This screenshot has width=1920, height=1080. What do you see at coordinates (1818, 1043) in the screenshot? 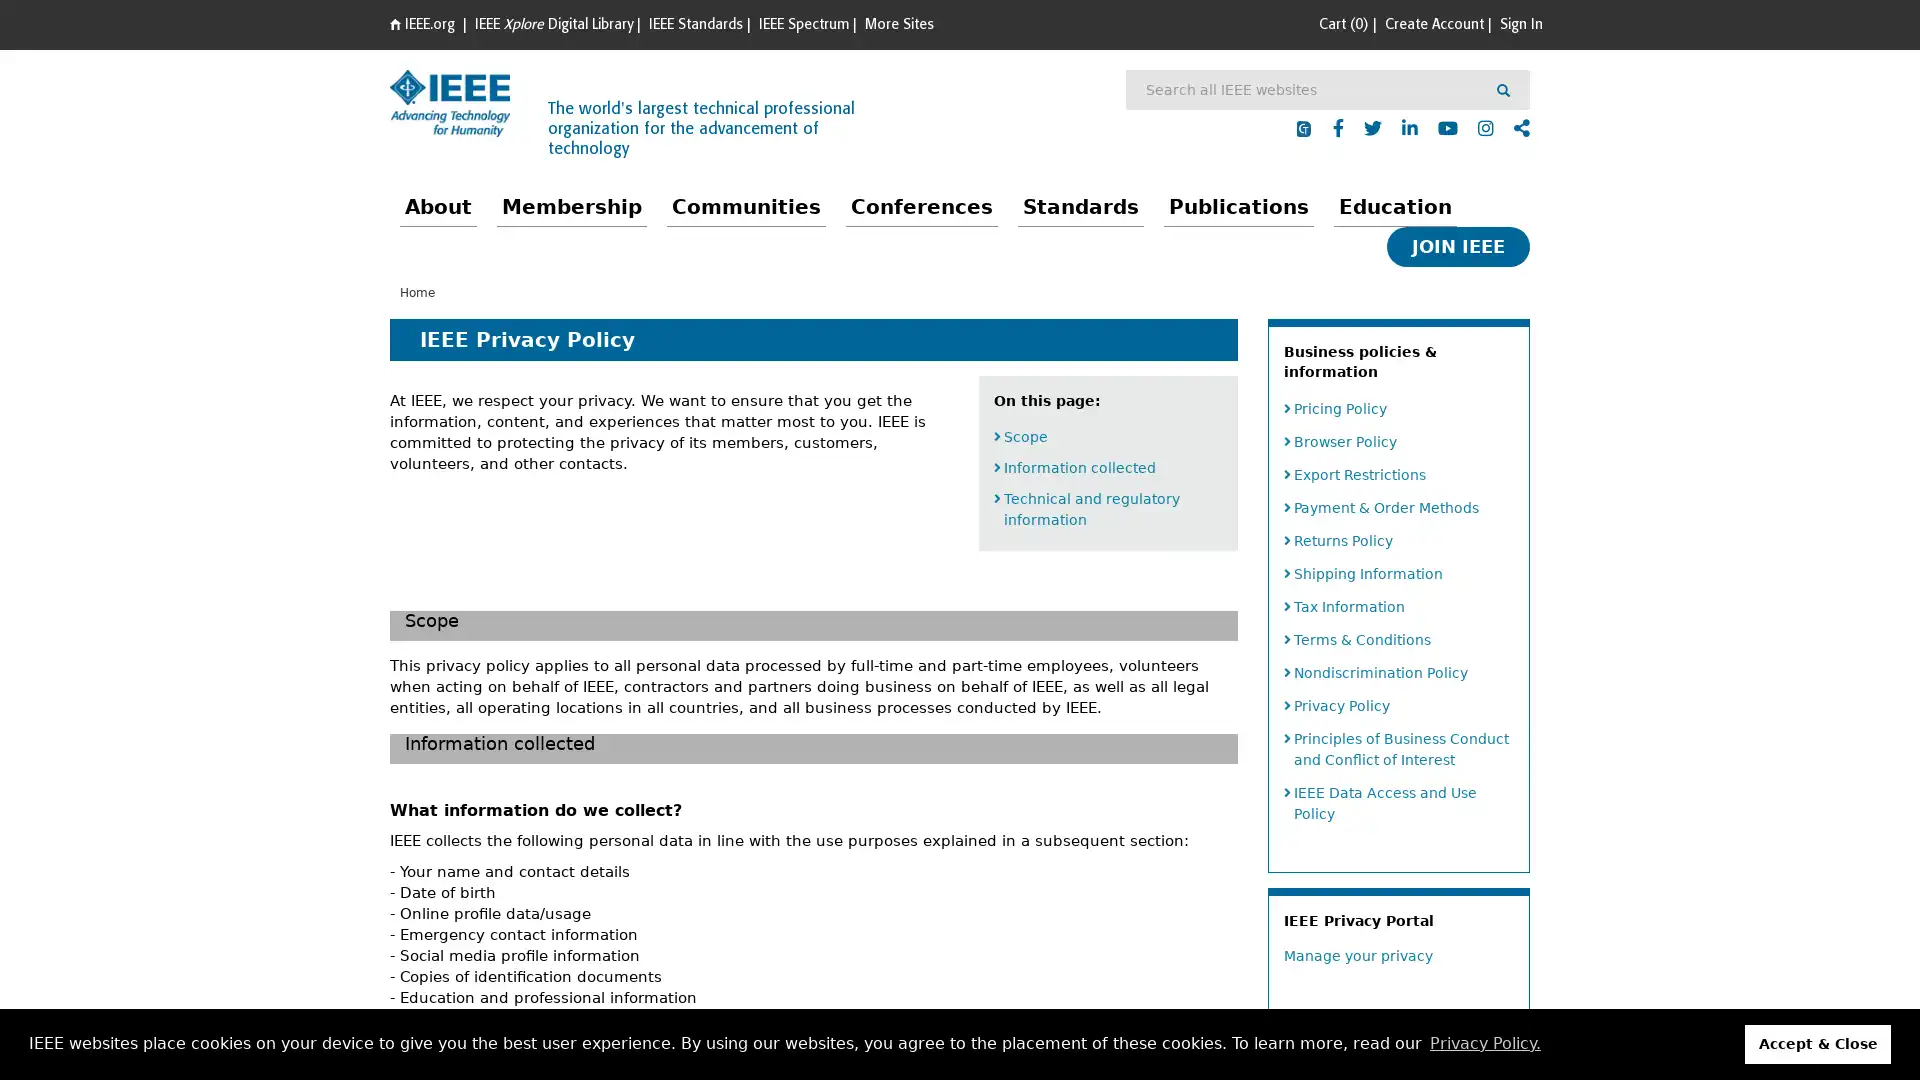
I see `dismiss cookie message` at bounding box center [1818, 1043].